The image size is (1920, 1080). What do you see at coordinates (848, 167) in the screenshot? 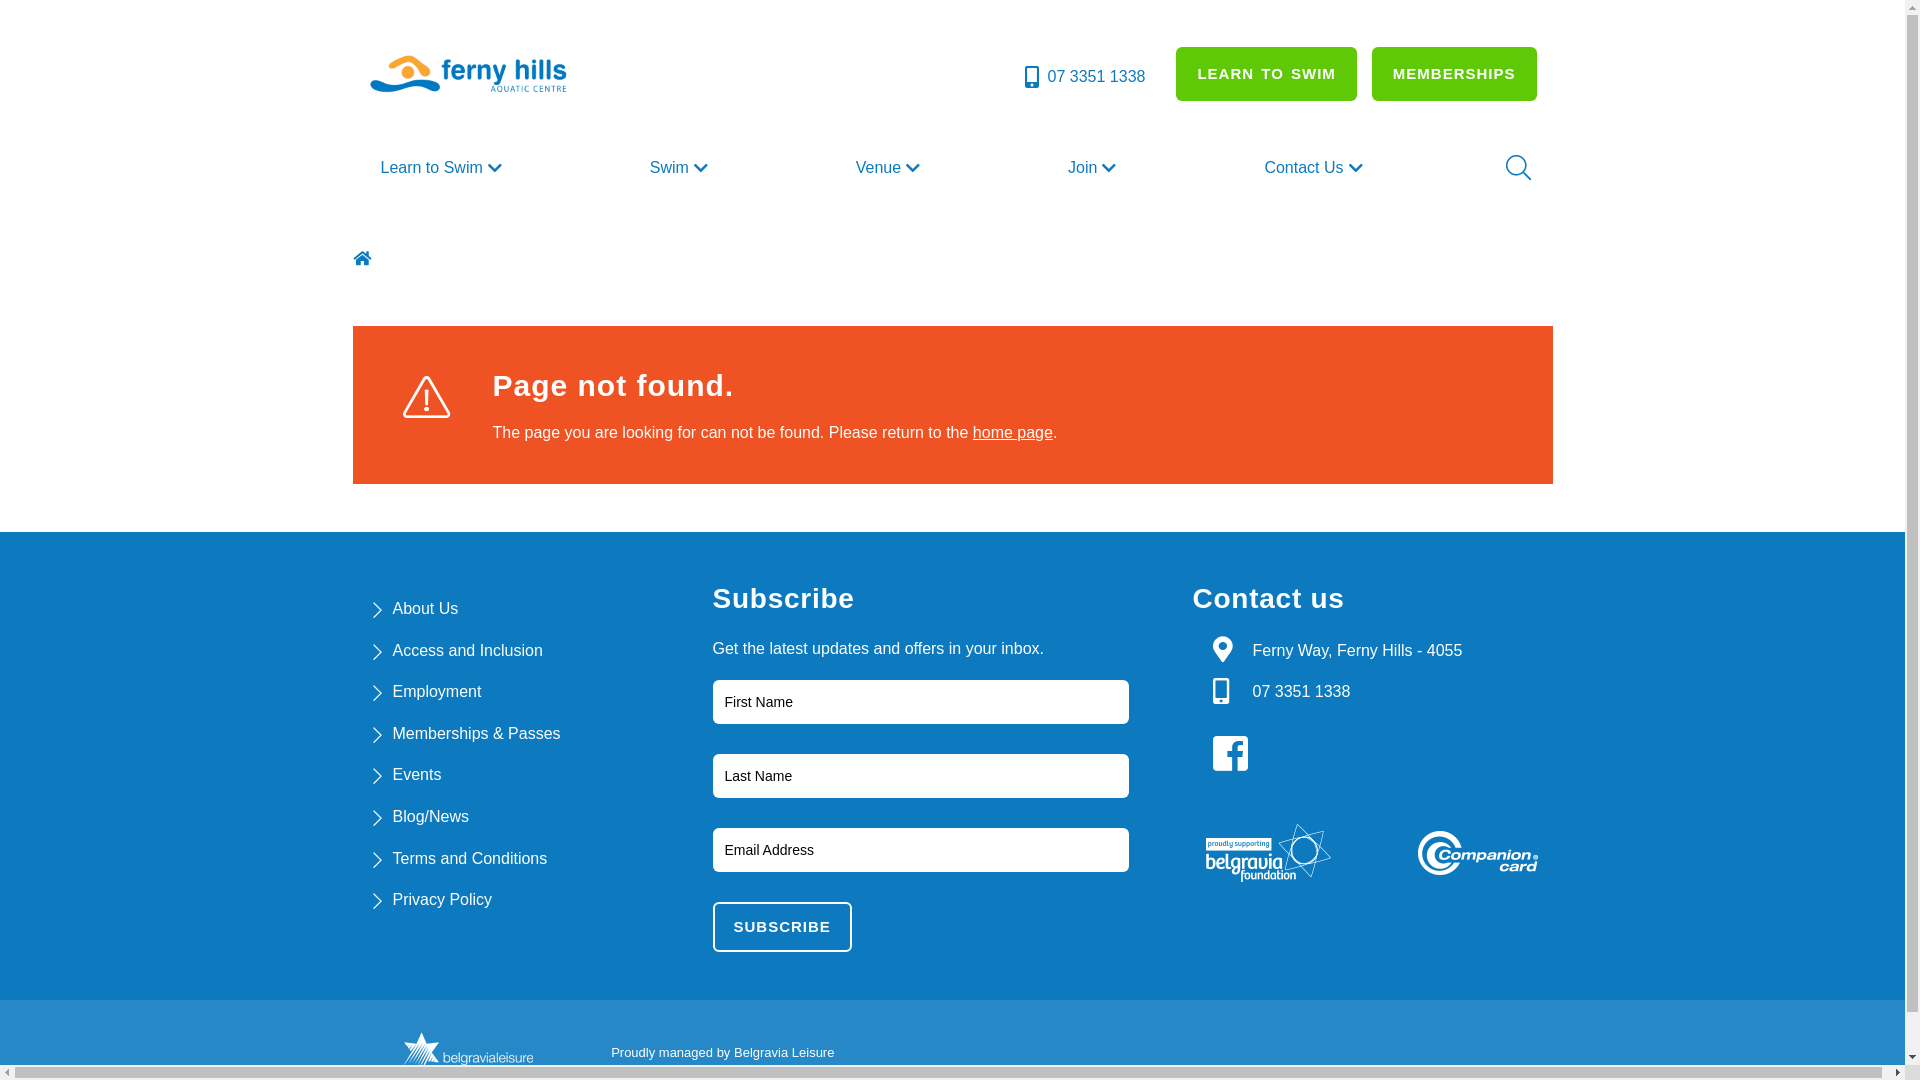
I see `'Venue'` at bounding box center [848, 167].